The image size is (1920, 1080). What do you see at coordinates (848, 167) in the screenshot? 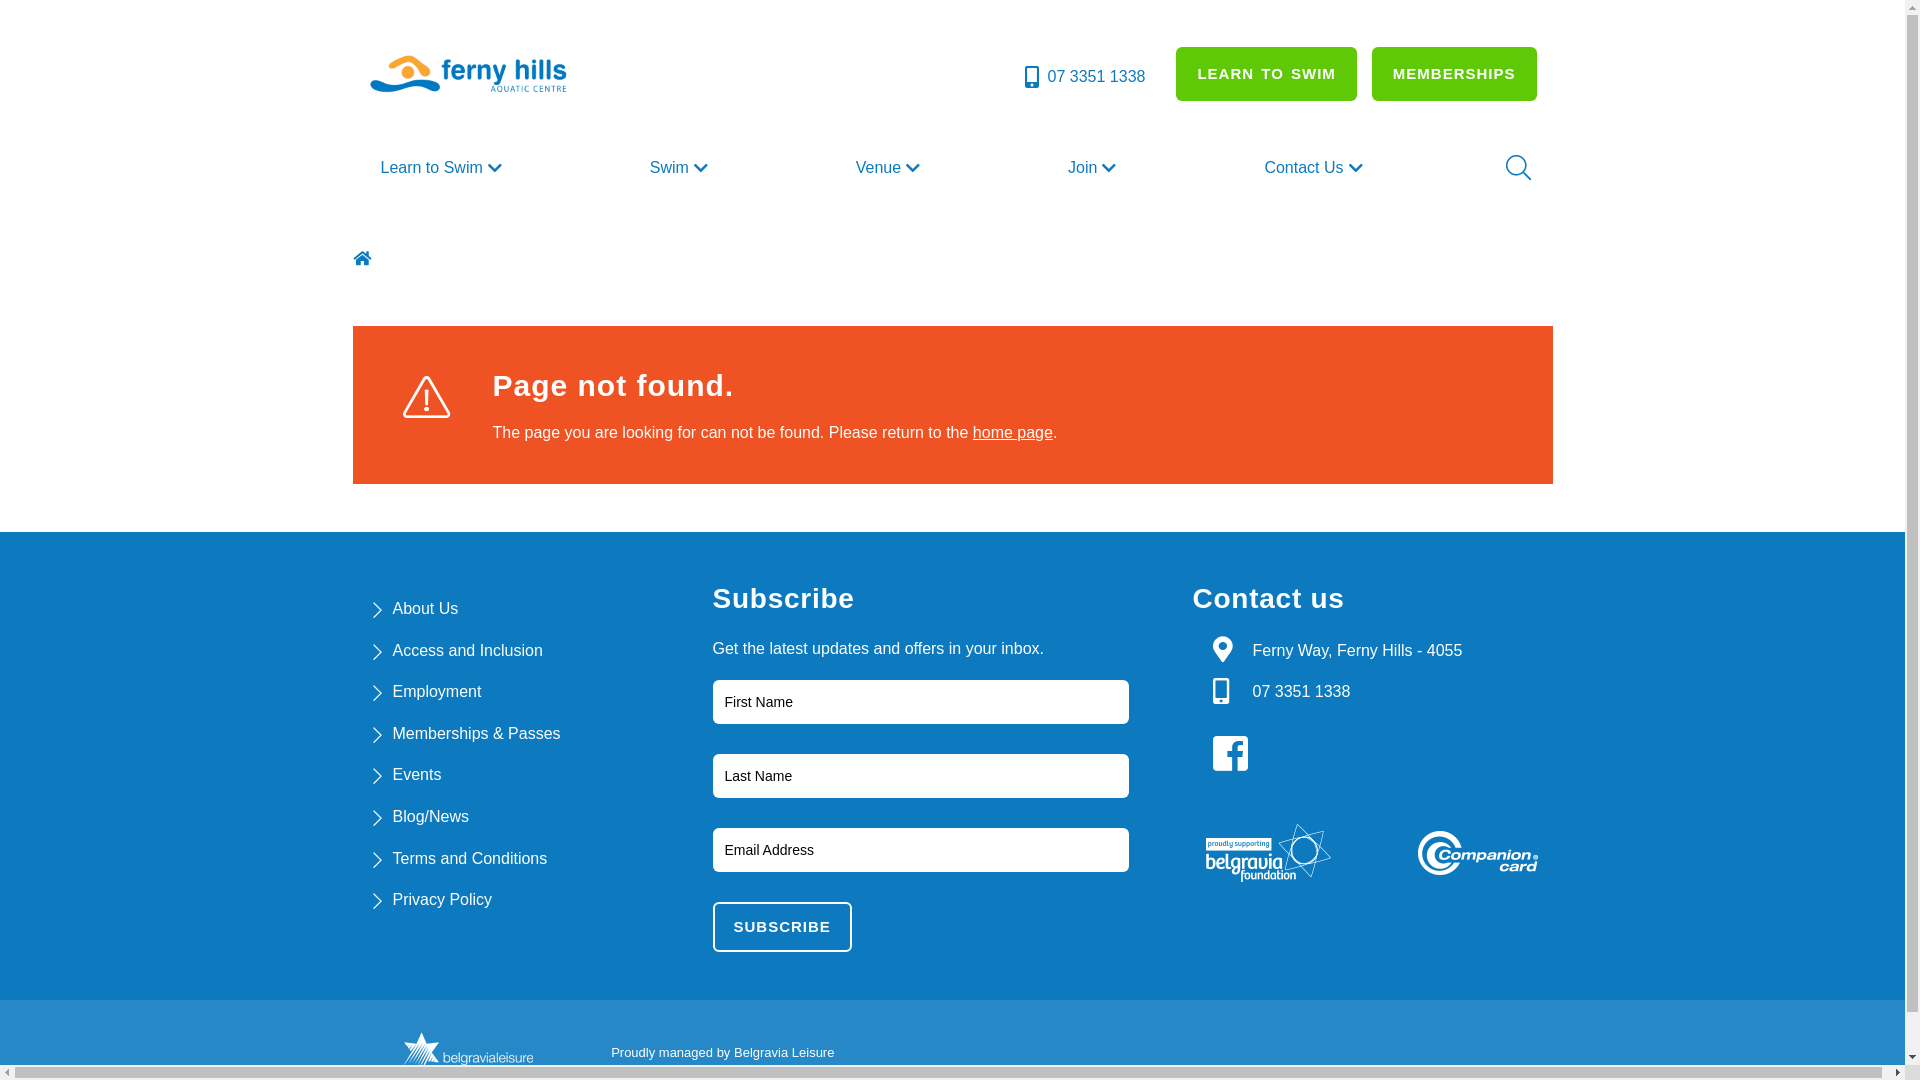
I see `'Venue'` at bounding box center [848, 167].